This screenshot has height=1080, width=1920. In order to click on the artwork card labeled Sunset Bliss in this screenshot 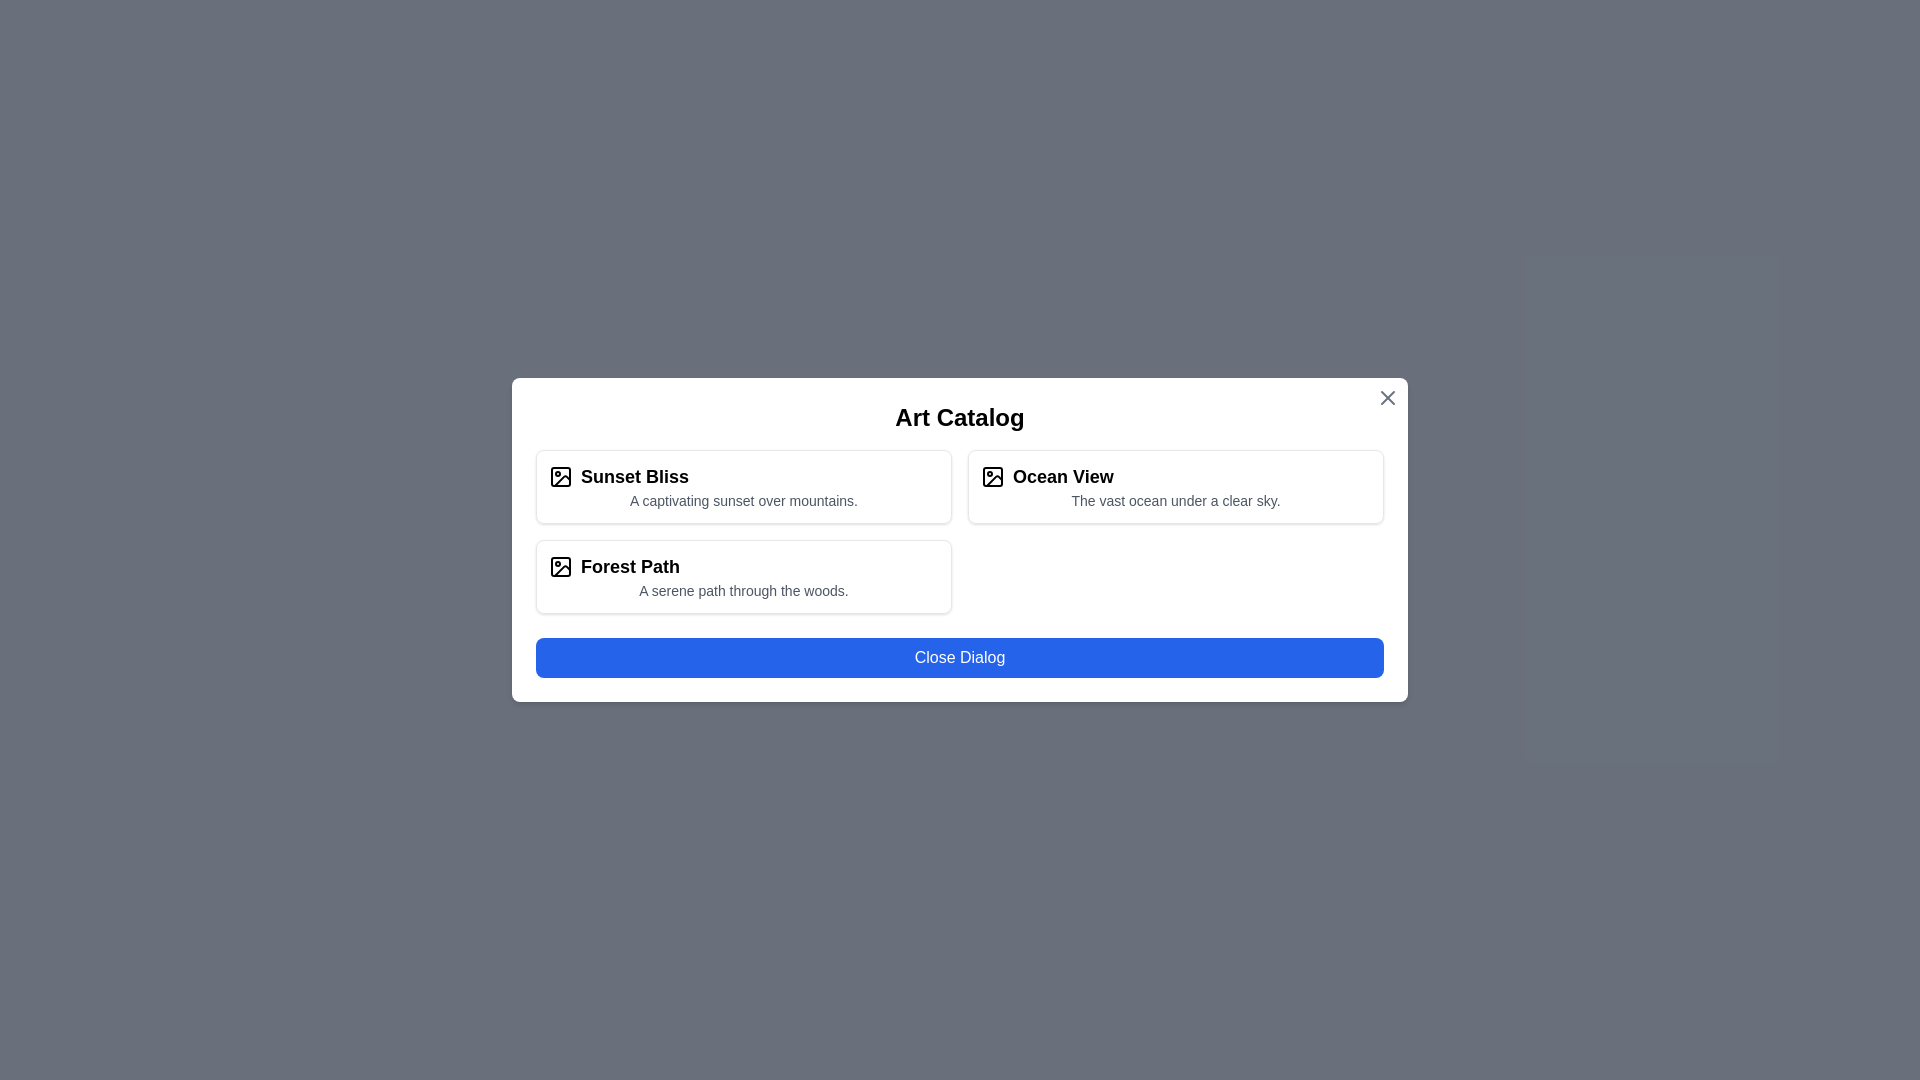, I will do `click(743, 486)`.